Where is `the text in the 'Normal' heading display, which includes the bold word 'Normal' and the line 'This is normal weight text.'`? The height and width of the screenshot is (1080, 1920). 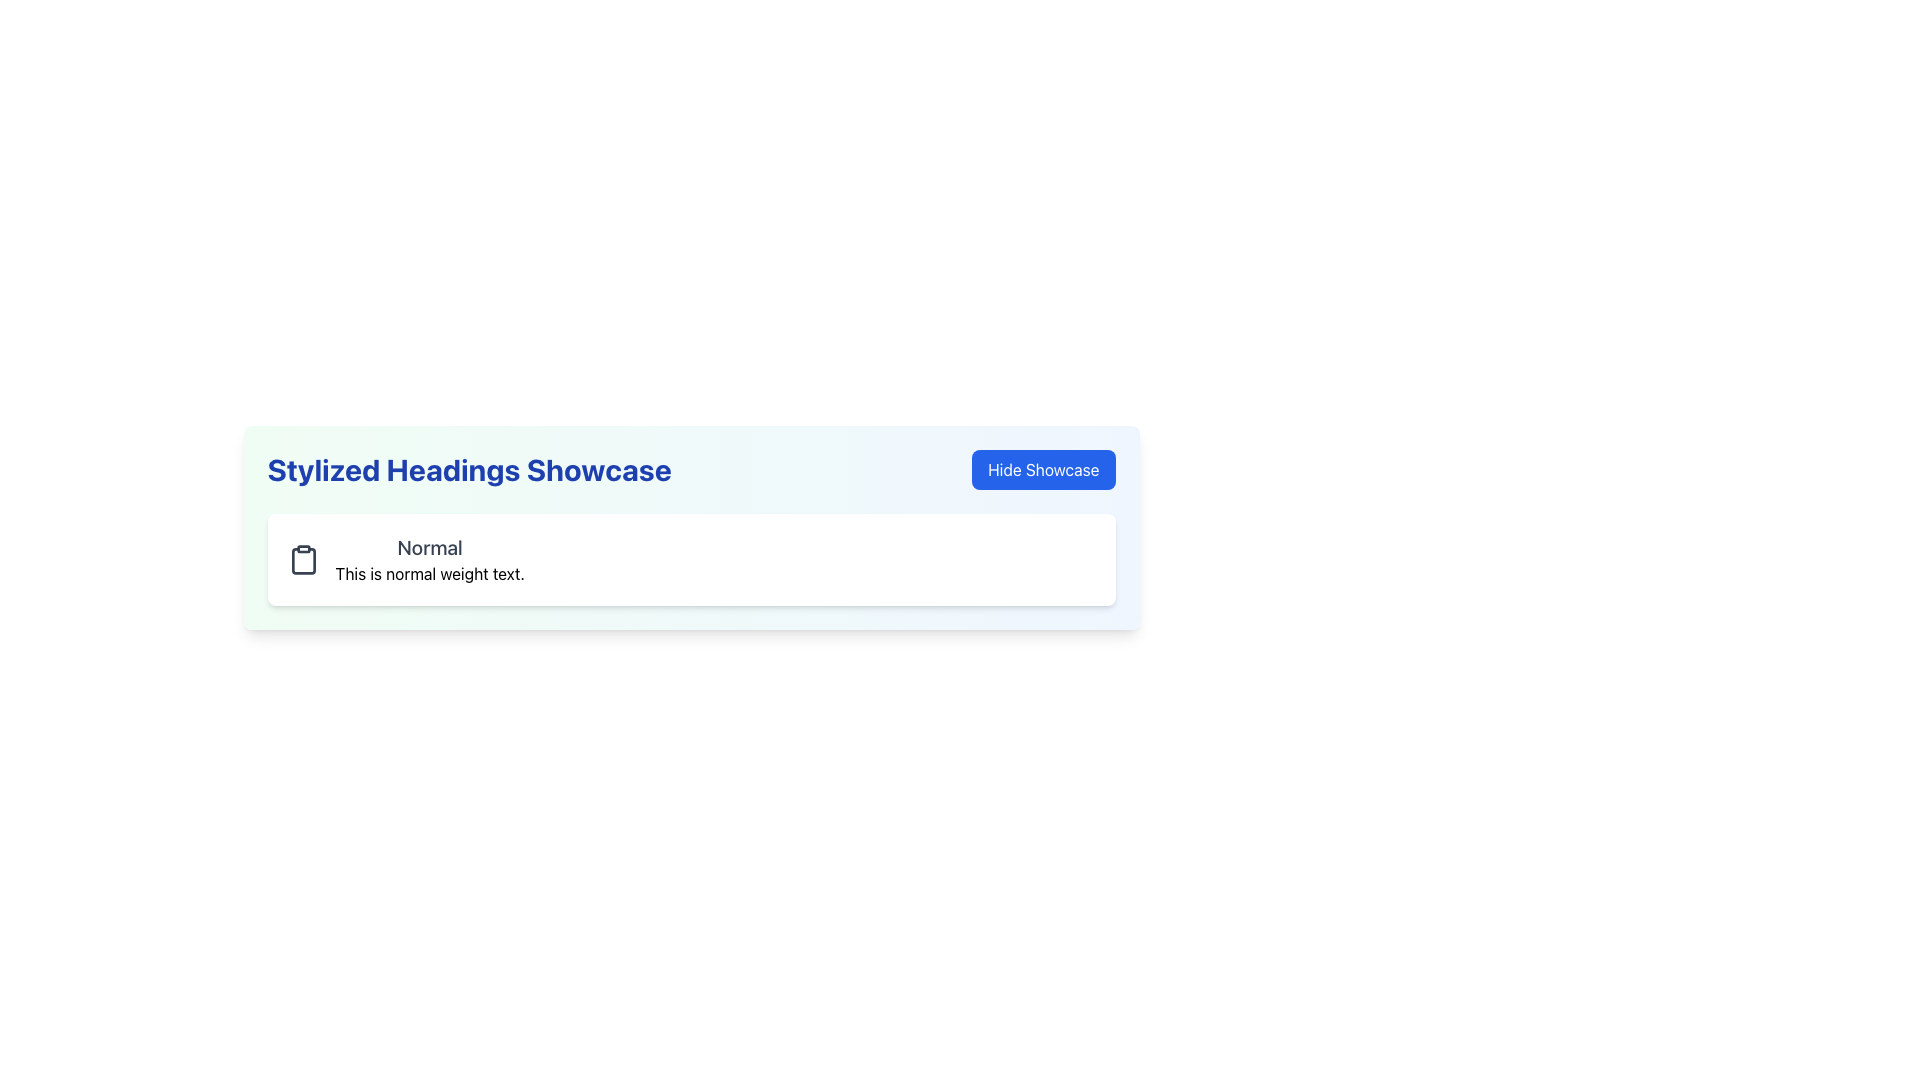 the text in the 'Normal' heading display, which includes the bold word 'Normal' and the line 'This is normal weight text.' is located at coordinates (429, 559).